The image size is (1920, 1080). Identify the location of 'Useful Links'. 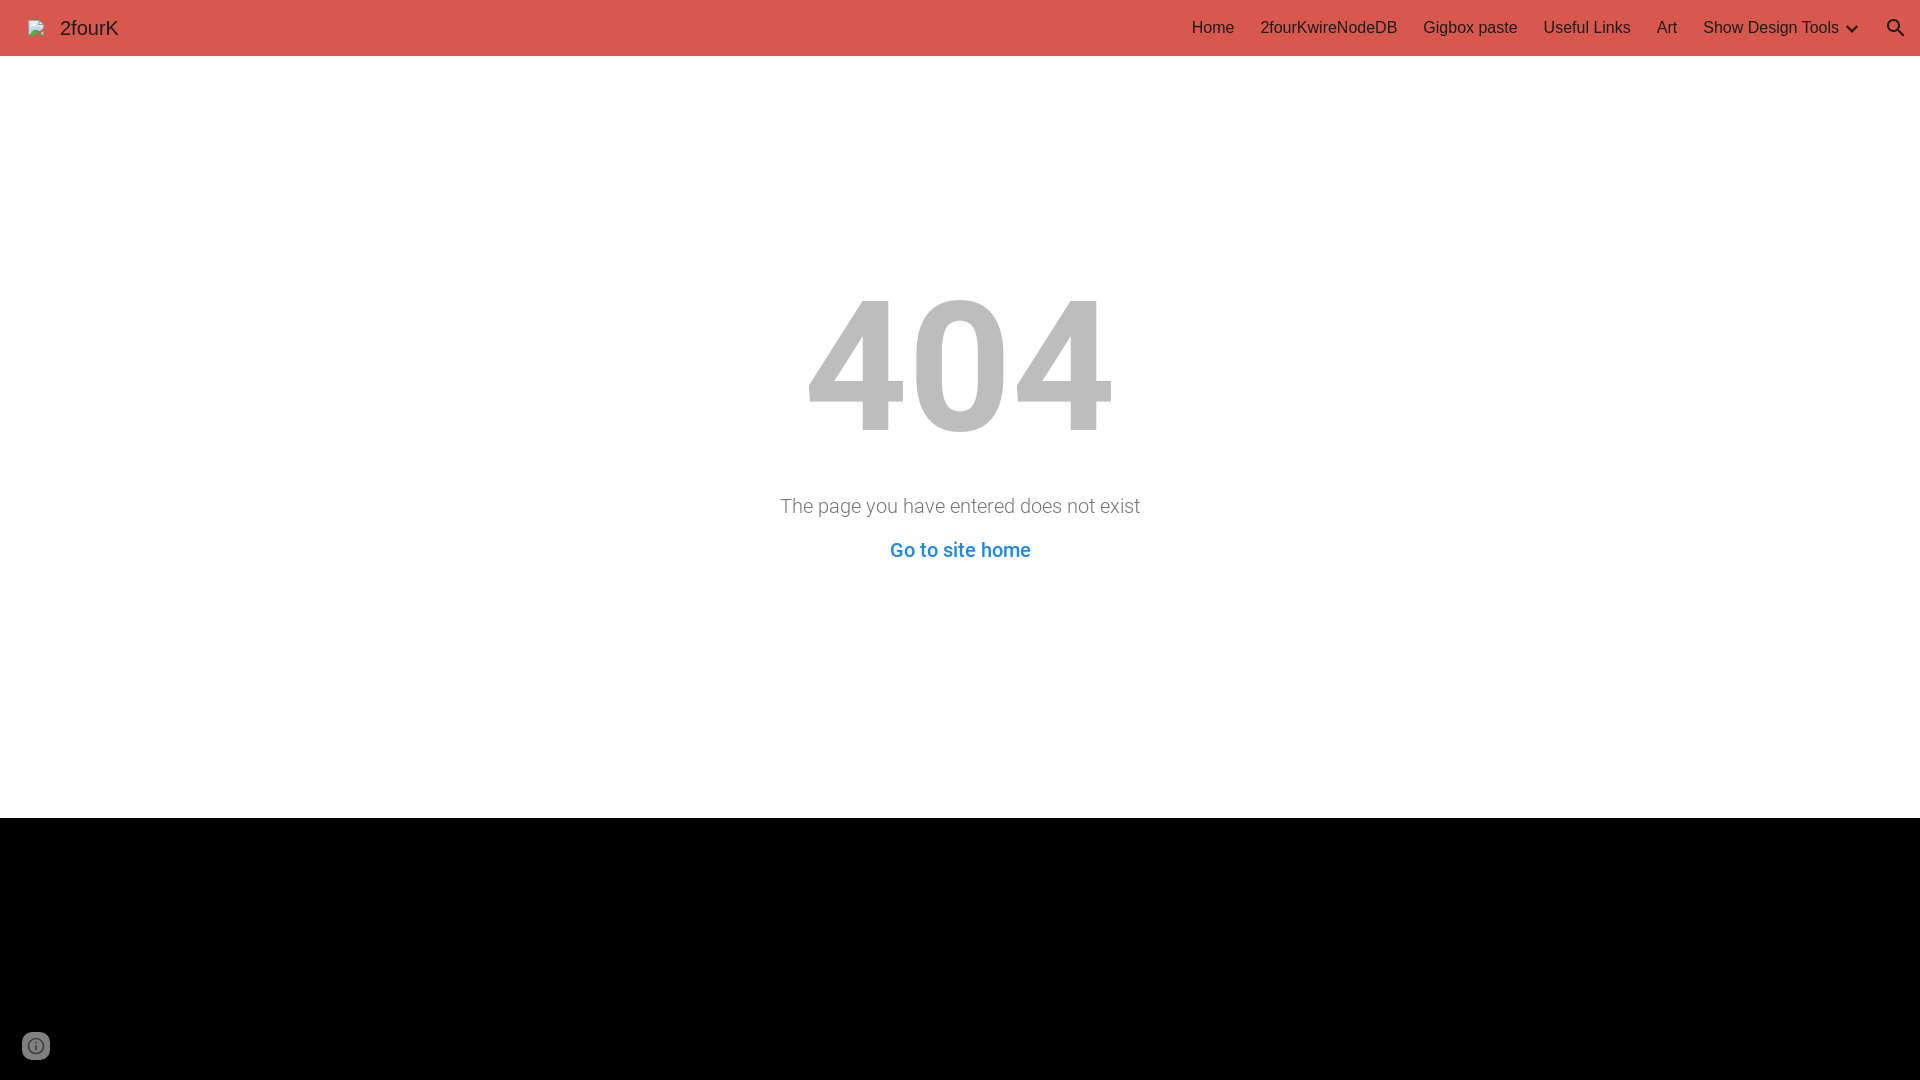
(1586, 27).